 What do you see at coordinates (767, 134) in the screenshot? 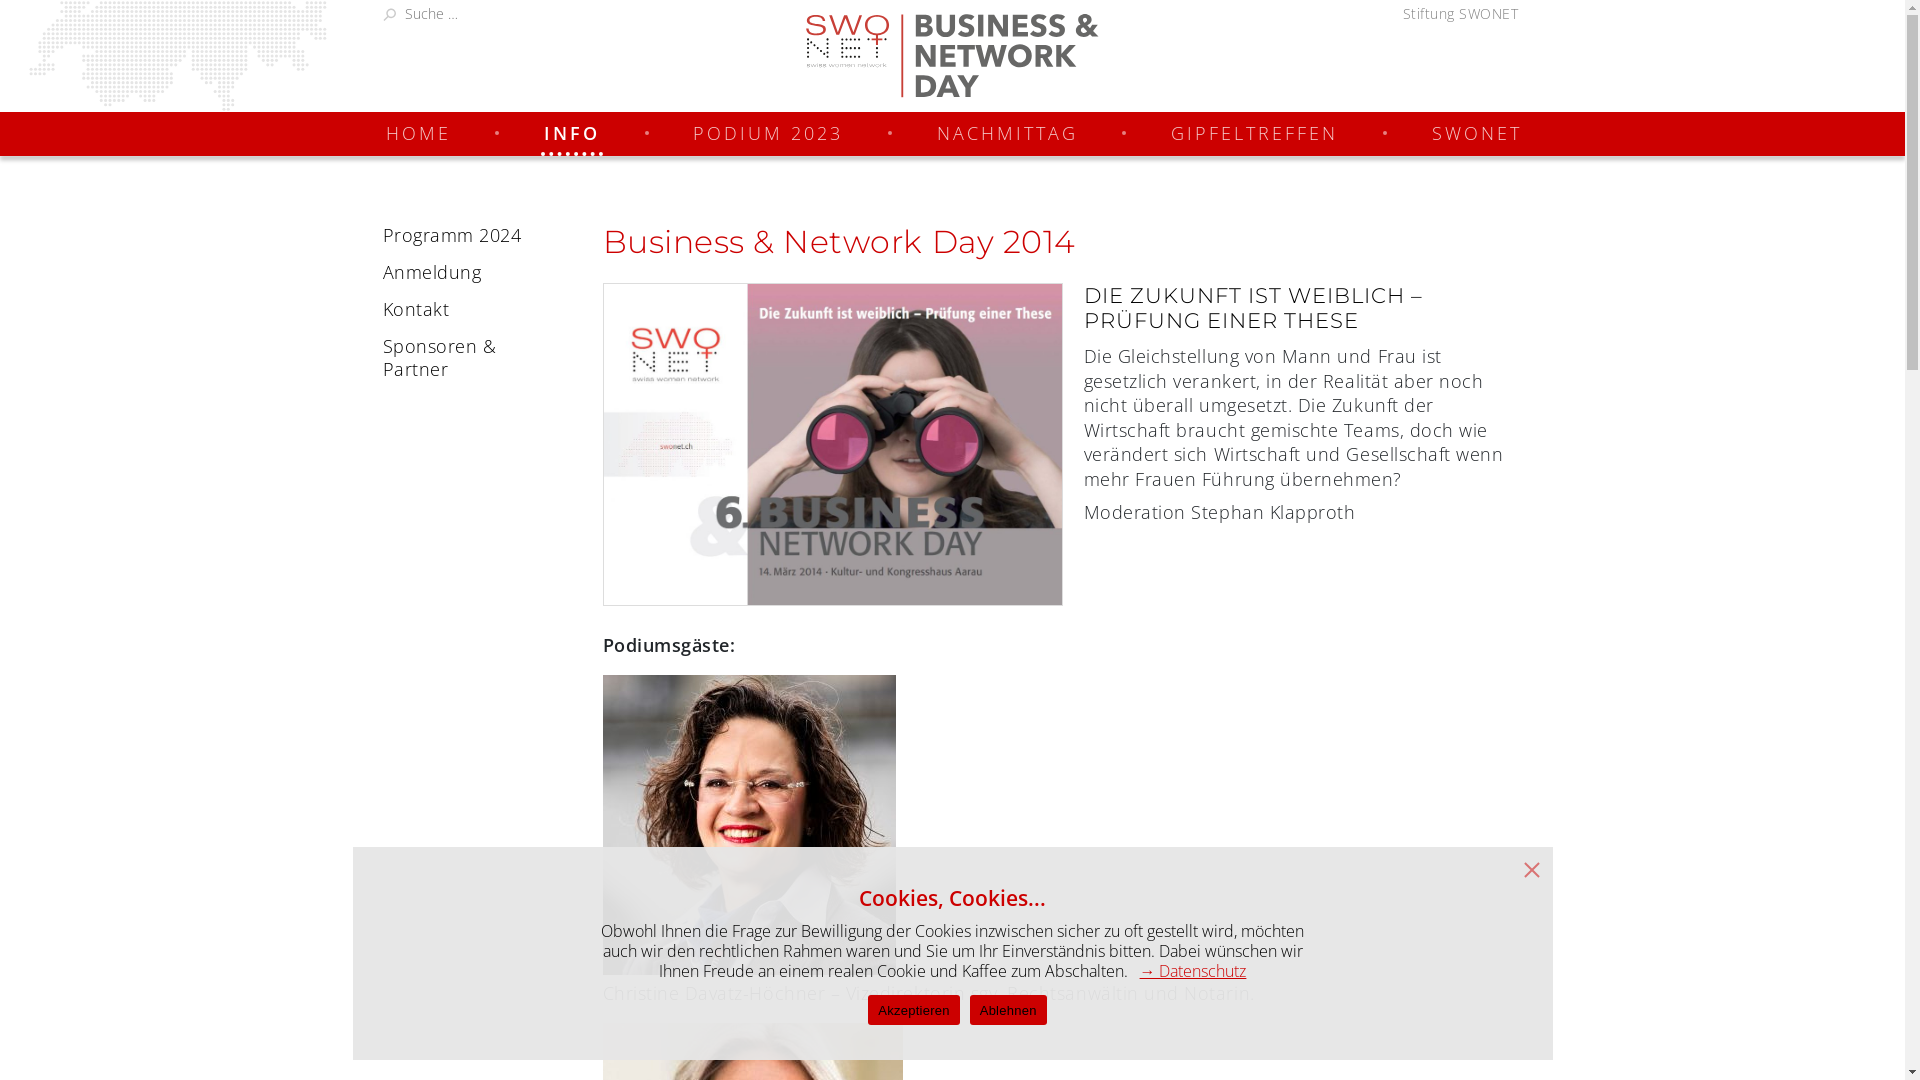
I see `'PODIUM 2023'` at bounding box center [767, 134].